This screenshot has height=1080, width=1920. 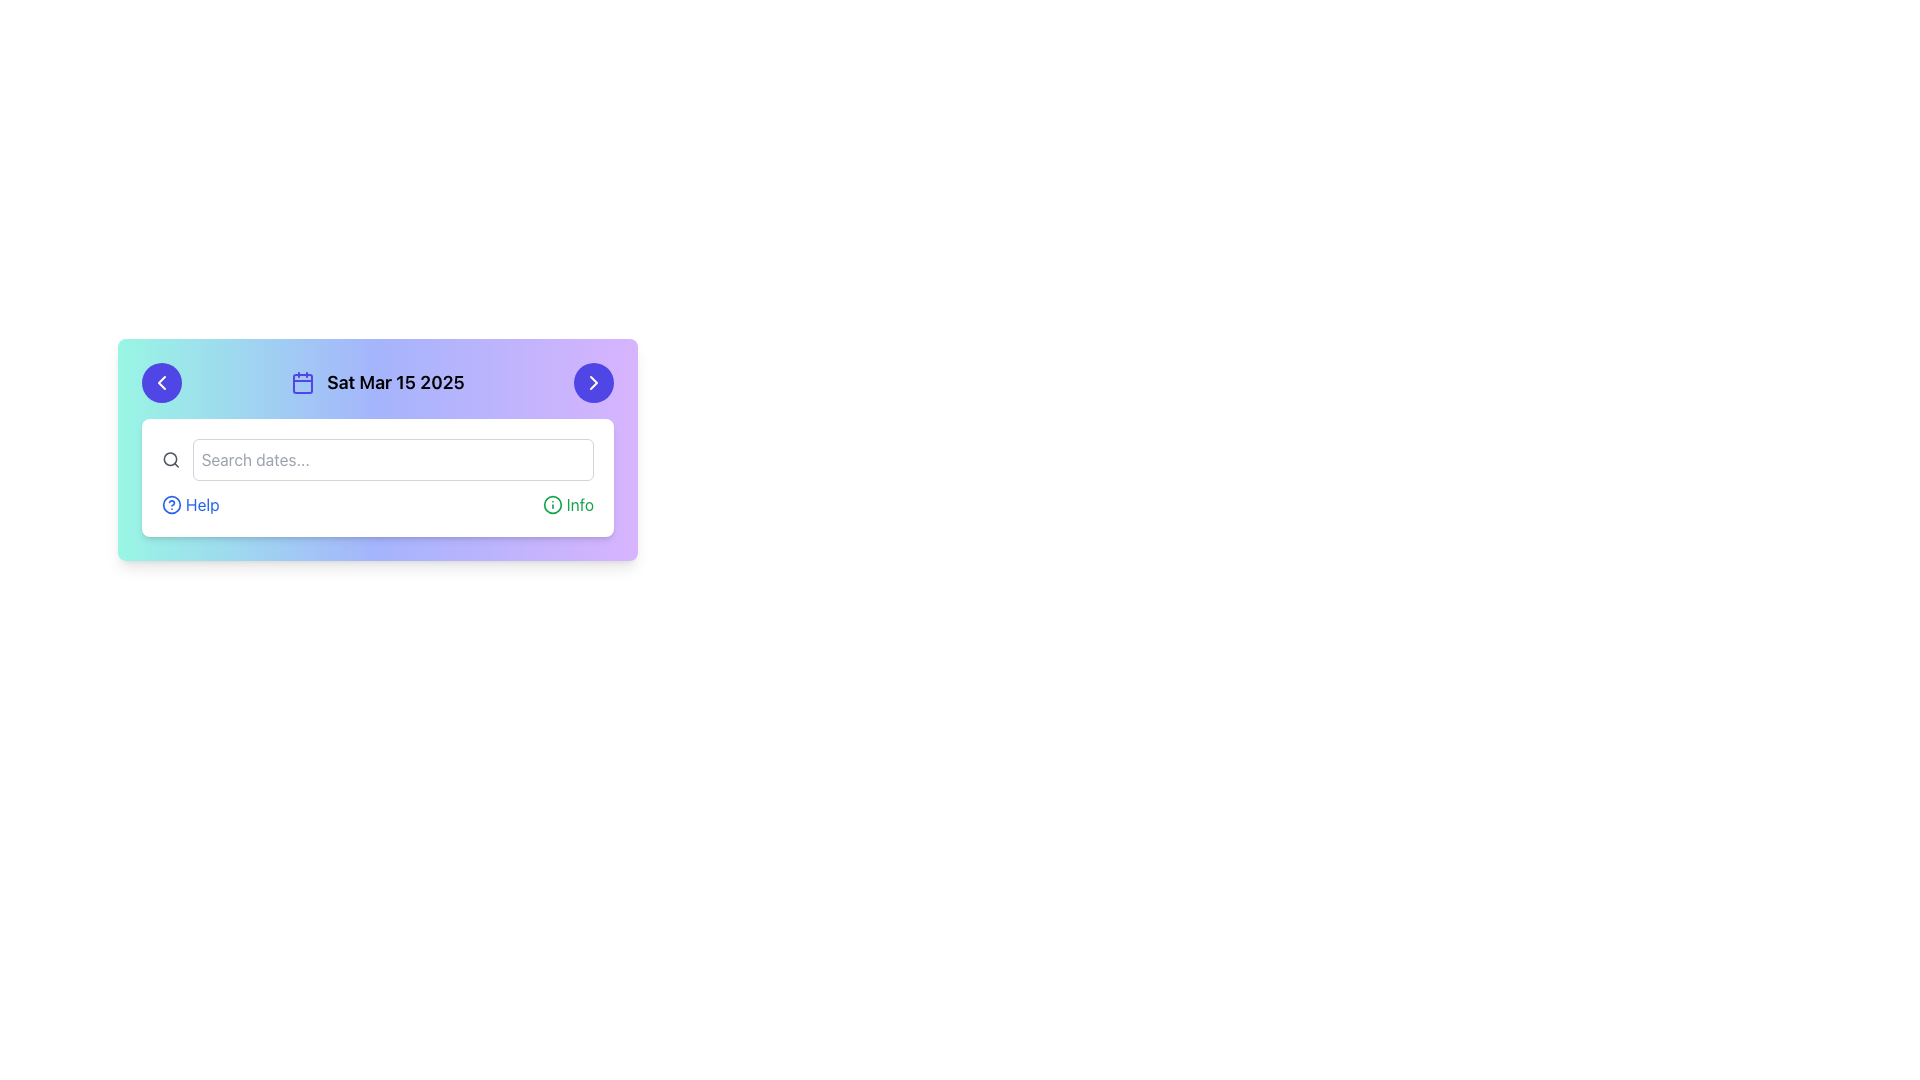 I want to click on the leftward chevron icon inside the circular button with a blue background, located in the header of the date selector, so click(x=162, y=382).